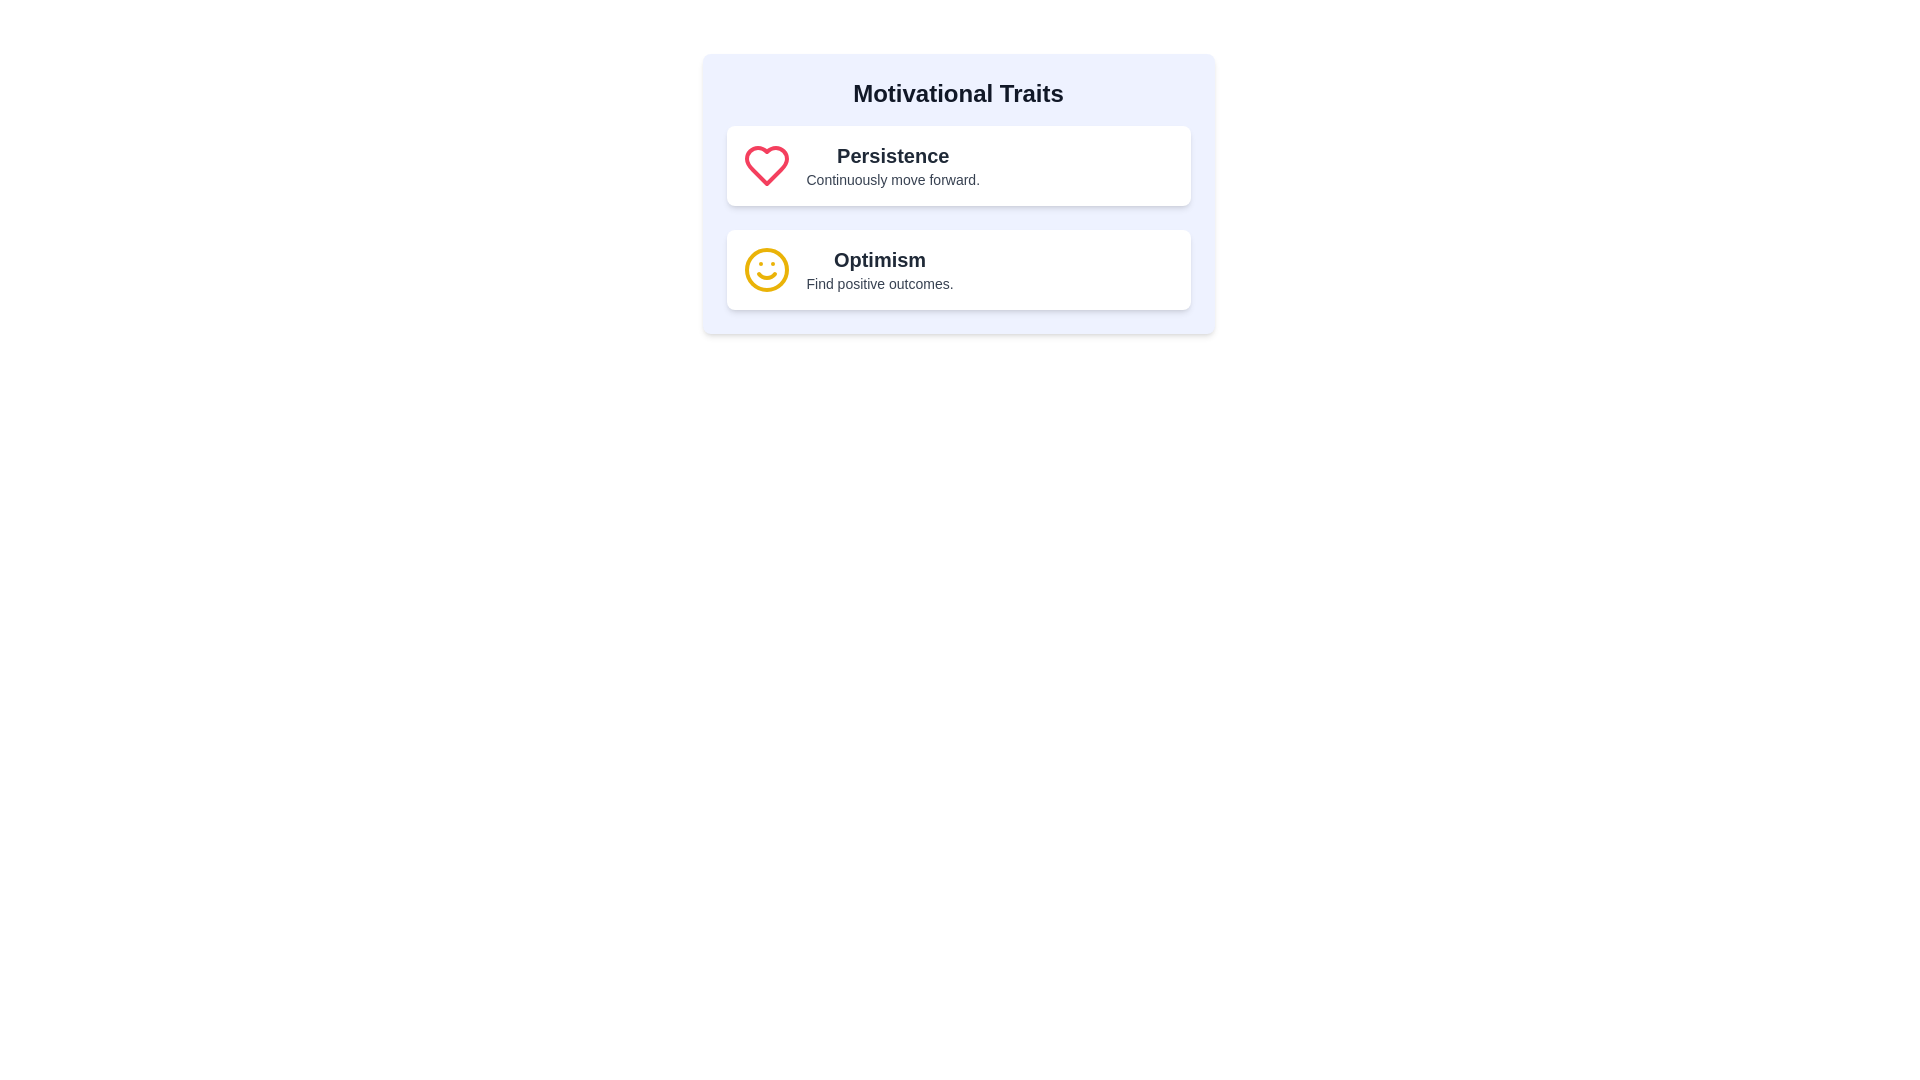  Describe the element at coordinates (765, 164) in the screenshot. I see `the heart icon located in the first row under 'Motivational Traits', to the left of the text 'Persistence'` at that location.